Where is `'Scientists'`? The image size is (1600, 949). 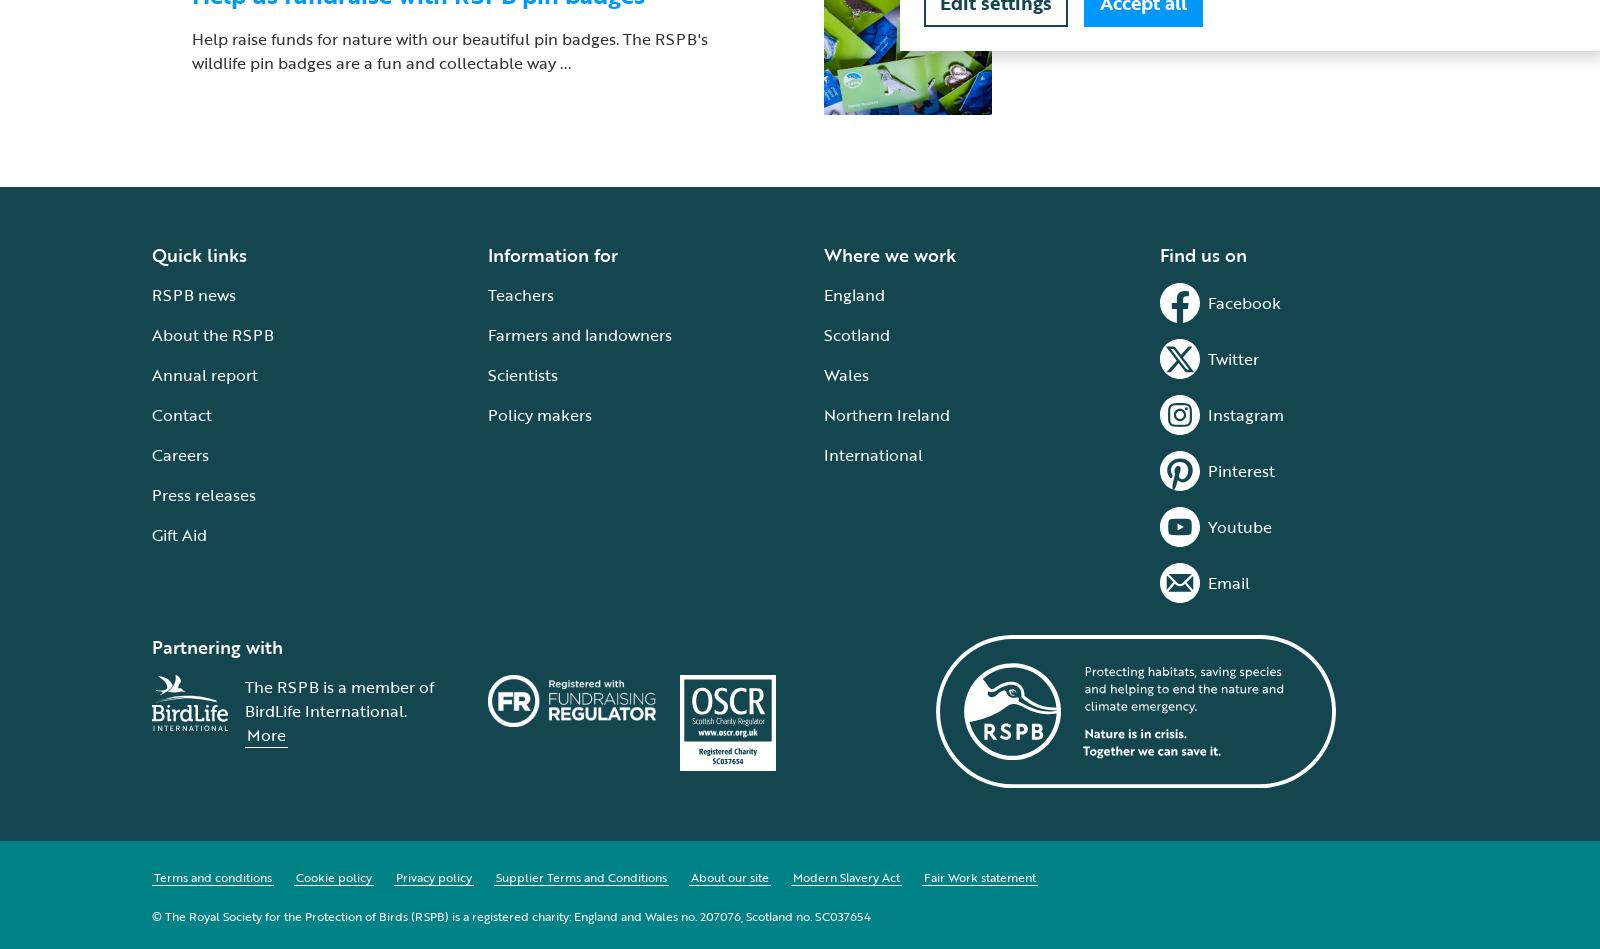
'Scientists' is located at coordinates (522, 374).